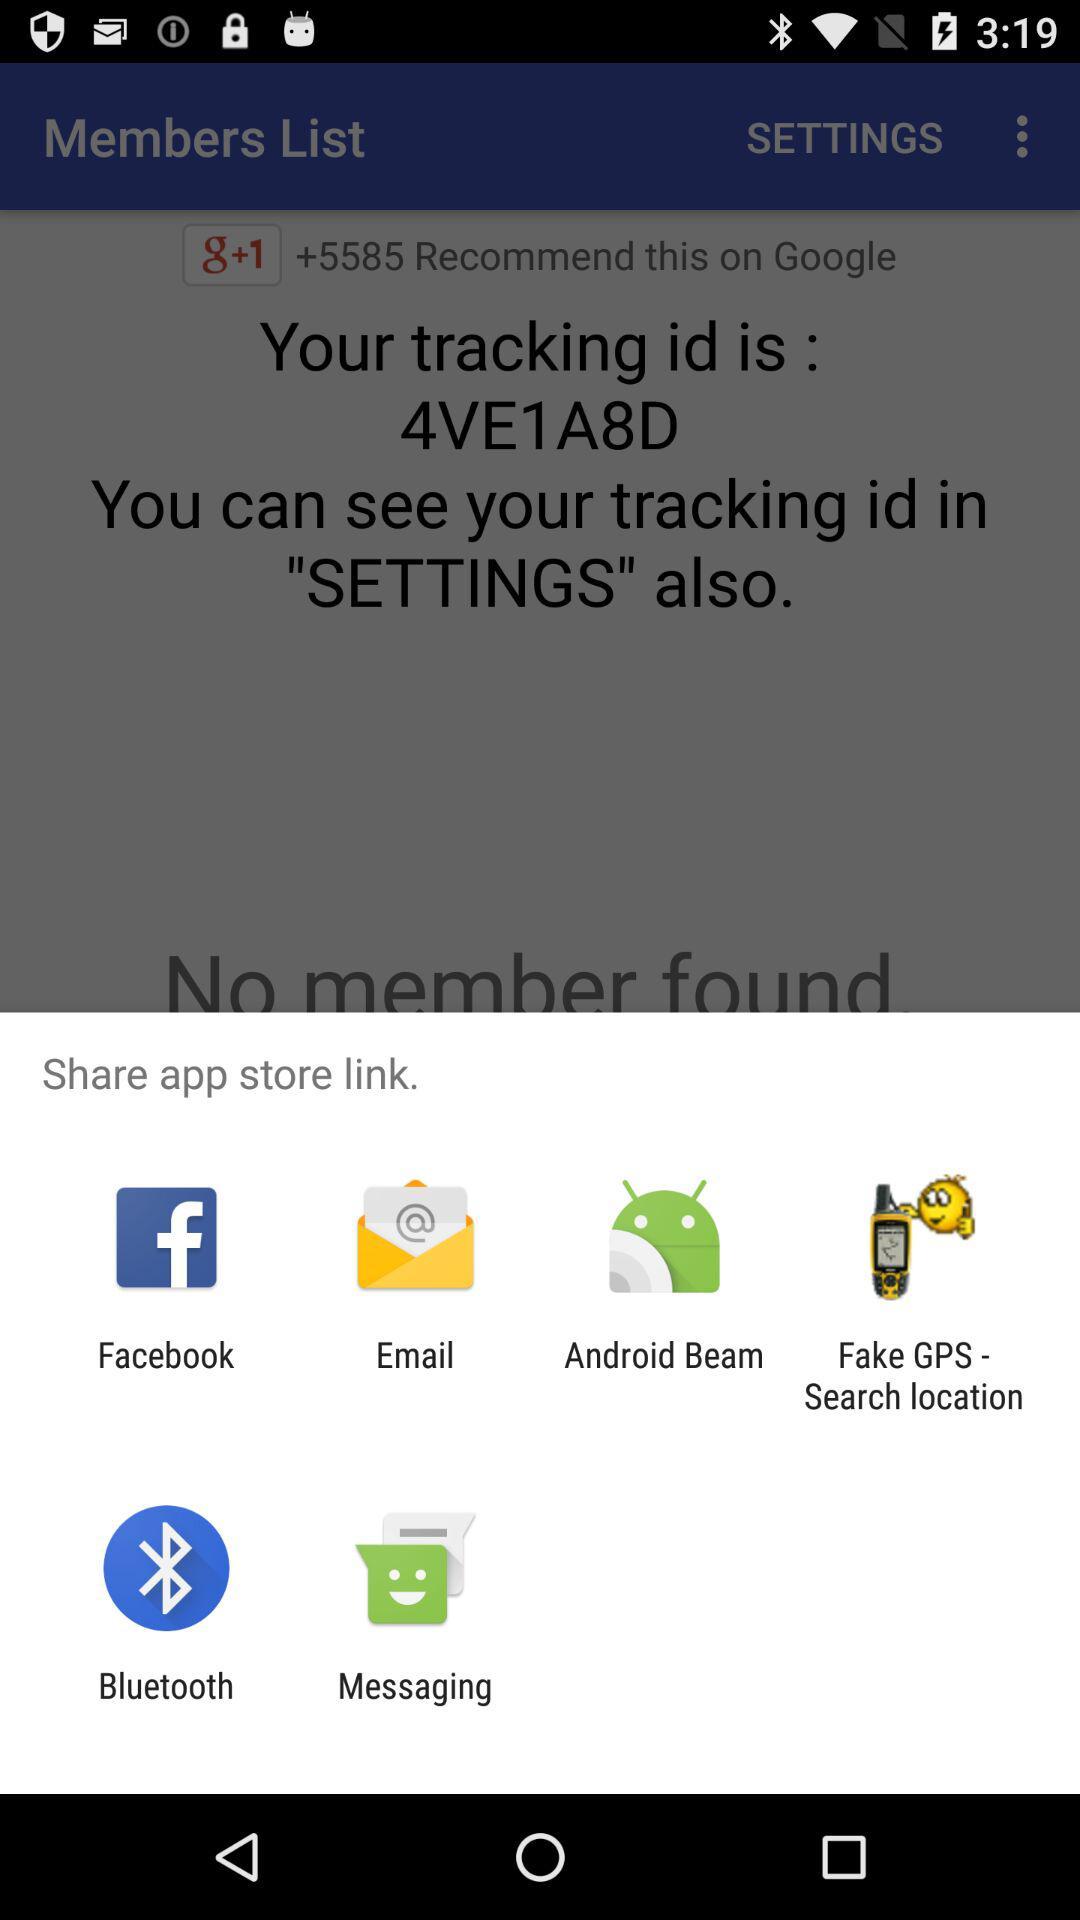 The width and height of the screenshot is (1080, 1920). I want to click on android beam app, so click(664, 1374).